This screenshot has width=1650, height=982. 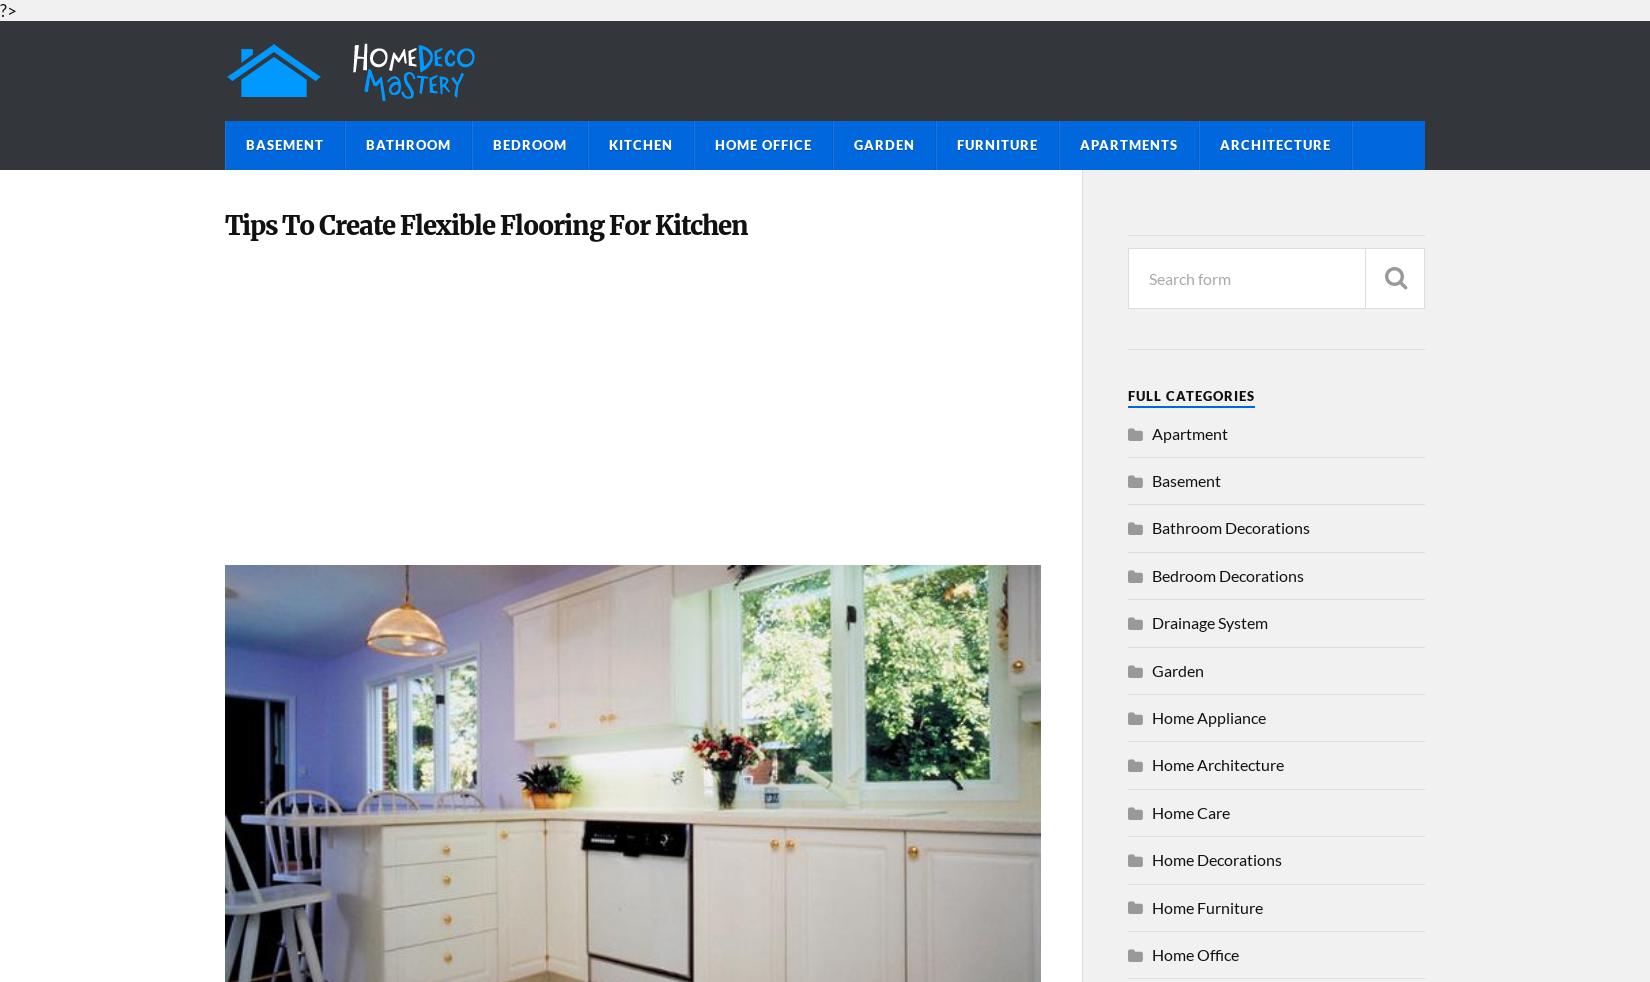 What do you see at coordinates (1231, 526) in the screenshot?
I see `'Bathroom Decorations'` at bounding box center [1231, 526].